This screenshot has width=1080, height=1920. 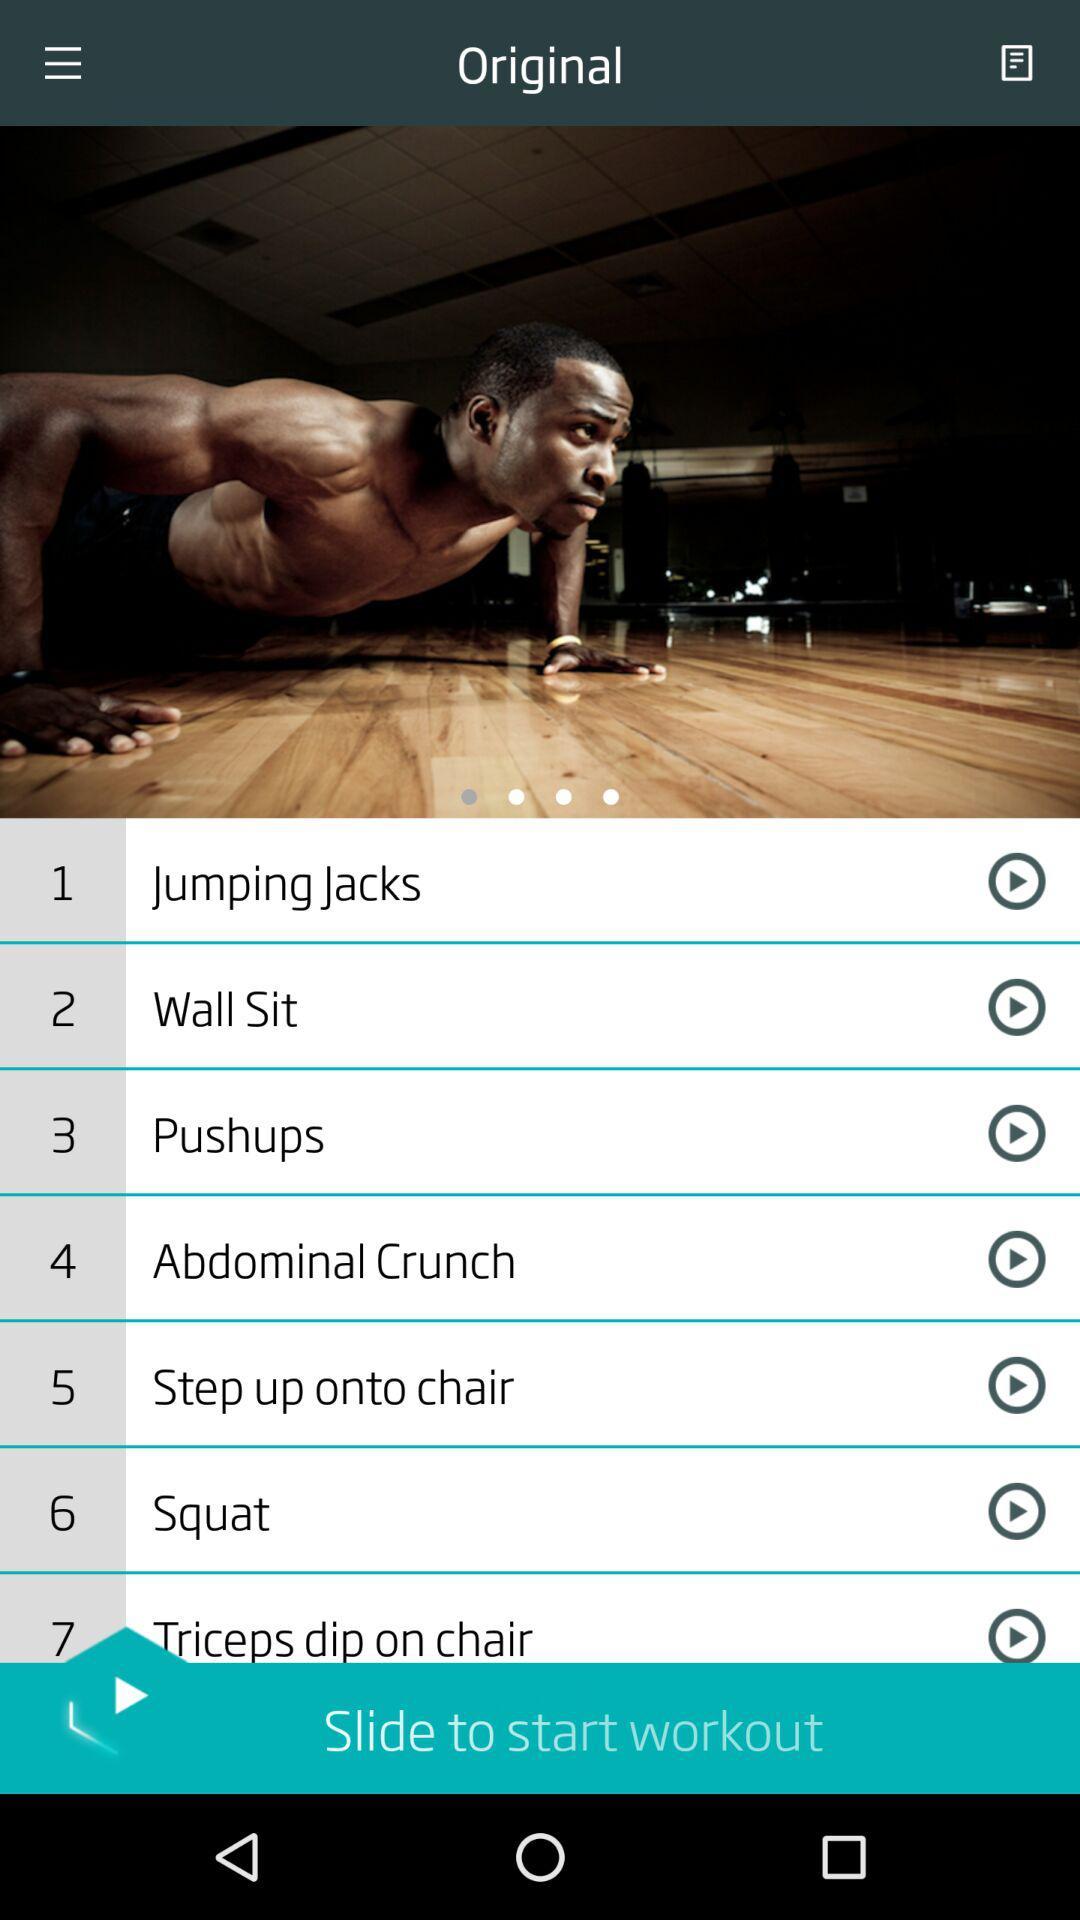 What do you see at coordinates (552, 1257) in the screenshot?
I see `incorrect bounding box` at bounding box center [552, 1257].